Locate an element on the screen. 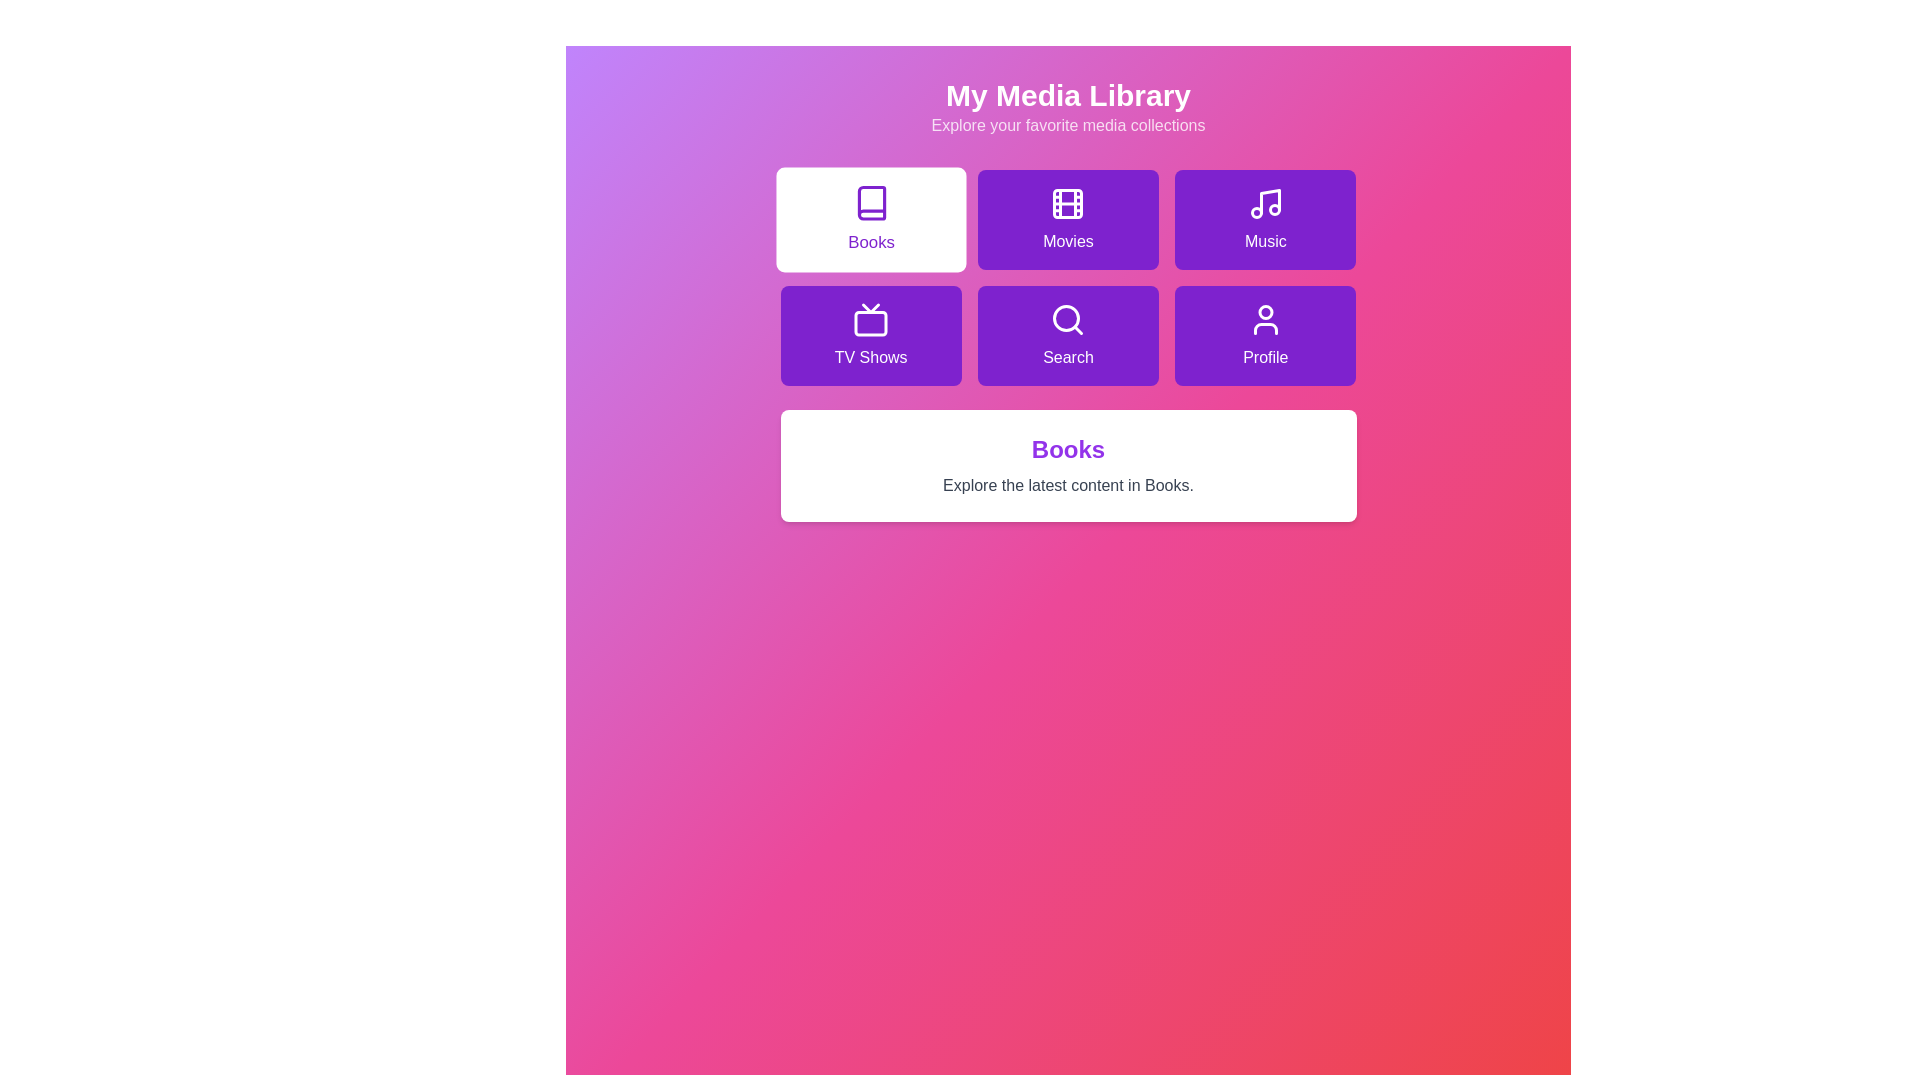 The image size is (1920, 1080). the bottom right button in a 3x2 grid layout is located at coordinates (1264, 334).